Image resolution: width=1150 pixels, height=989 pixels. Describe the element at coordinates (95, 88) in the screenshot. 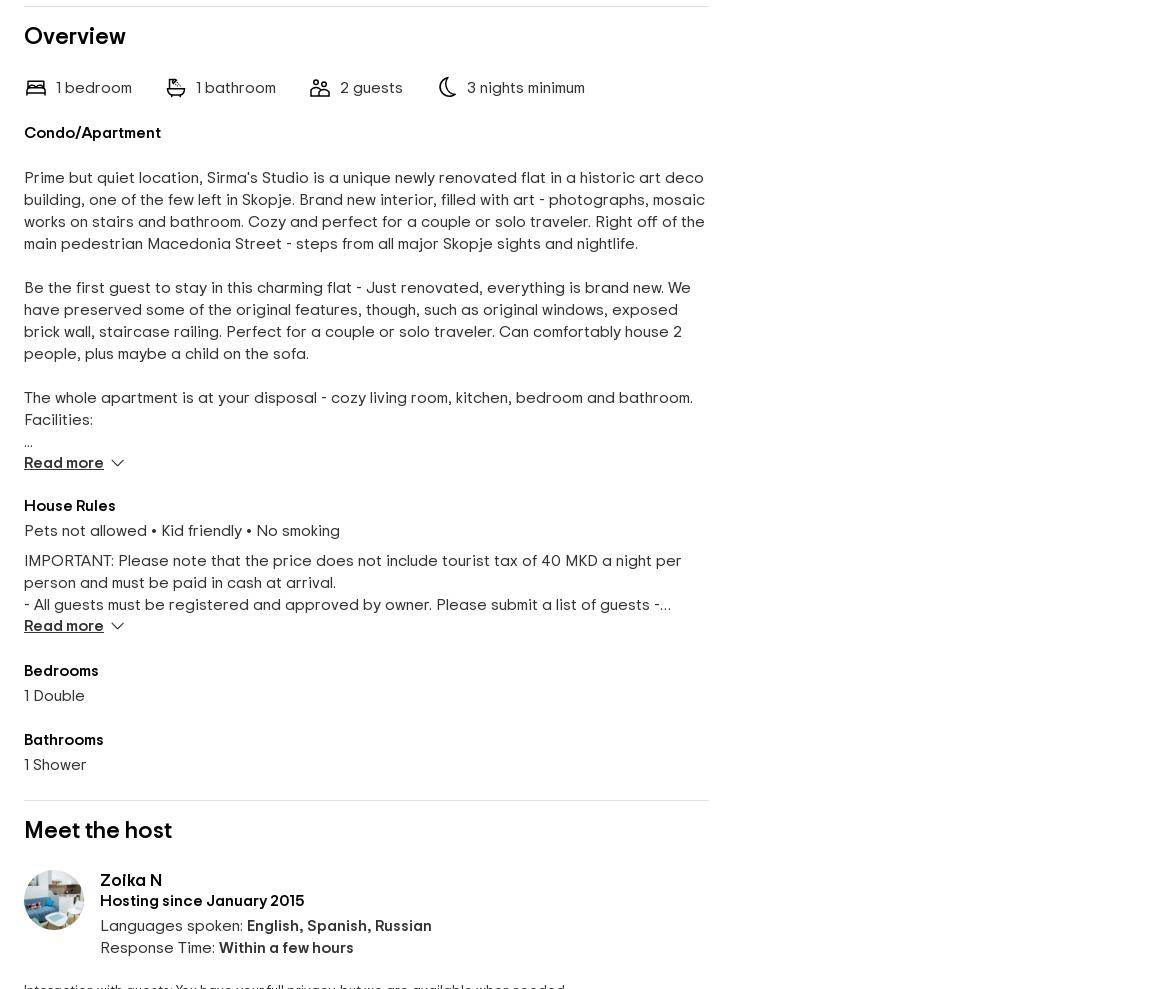

I see `'bedroom'` at that location.